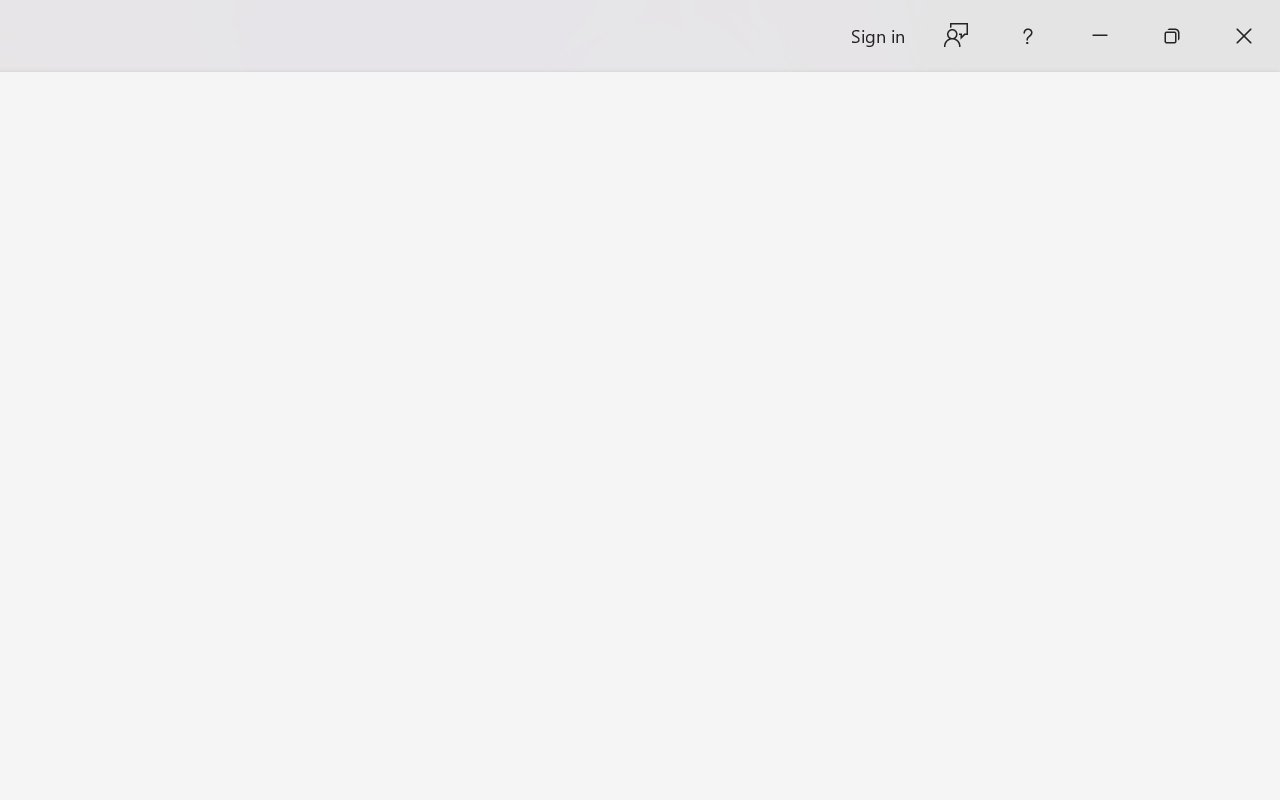 This screenshot has height=800, width=1280. I want to click on 'Sign in', so click(876, 34).